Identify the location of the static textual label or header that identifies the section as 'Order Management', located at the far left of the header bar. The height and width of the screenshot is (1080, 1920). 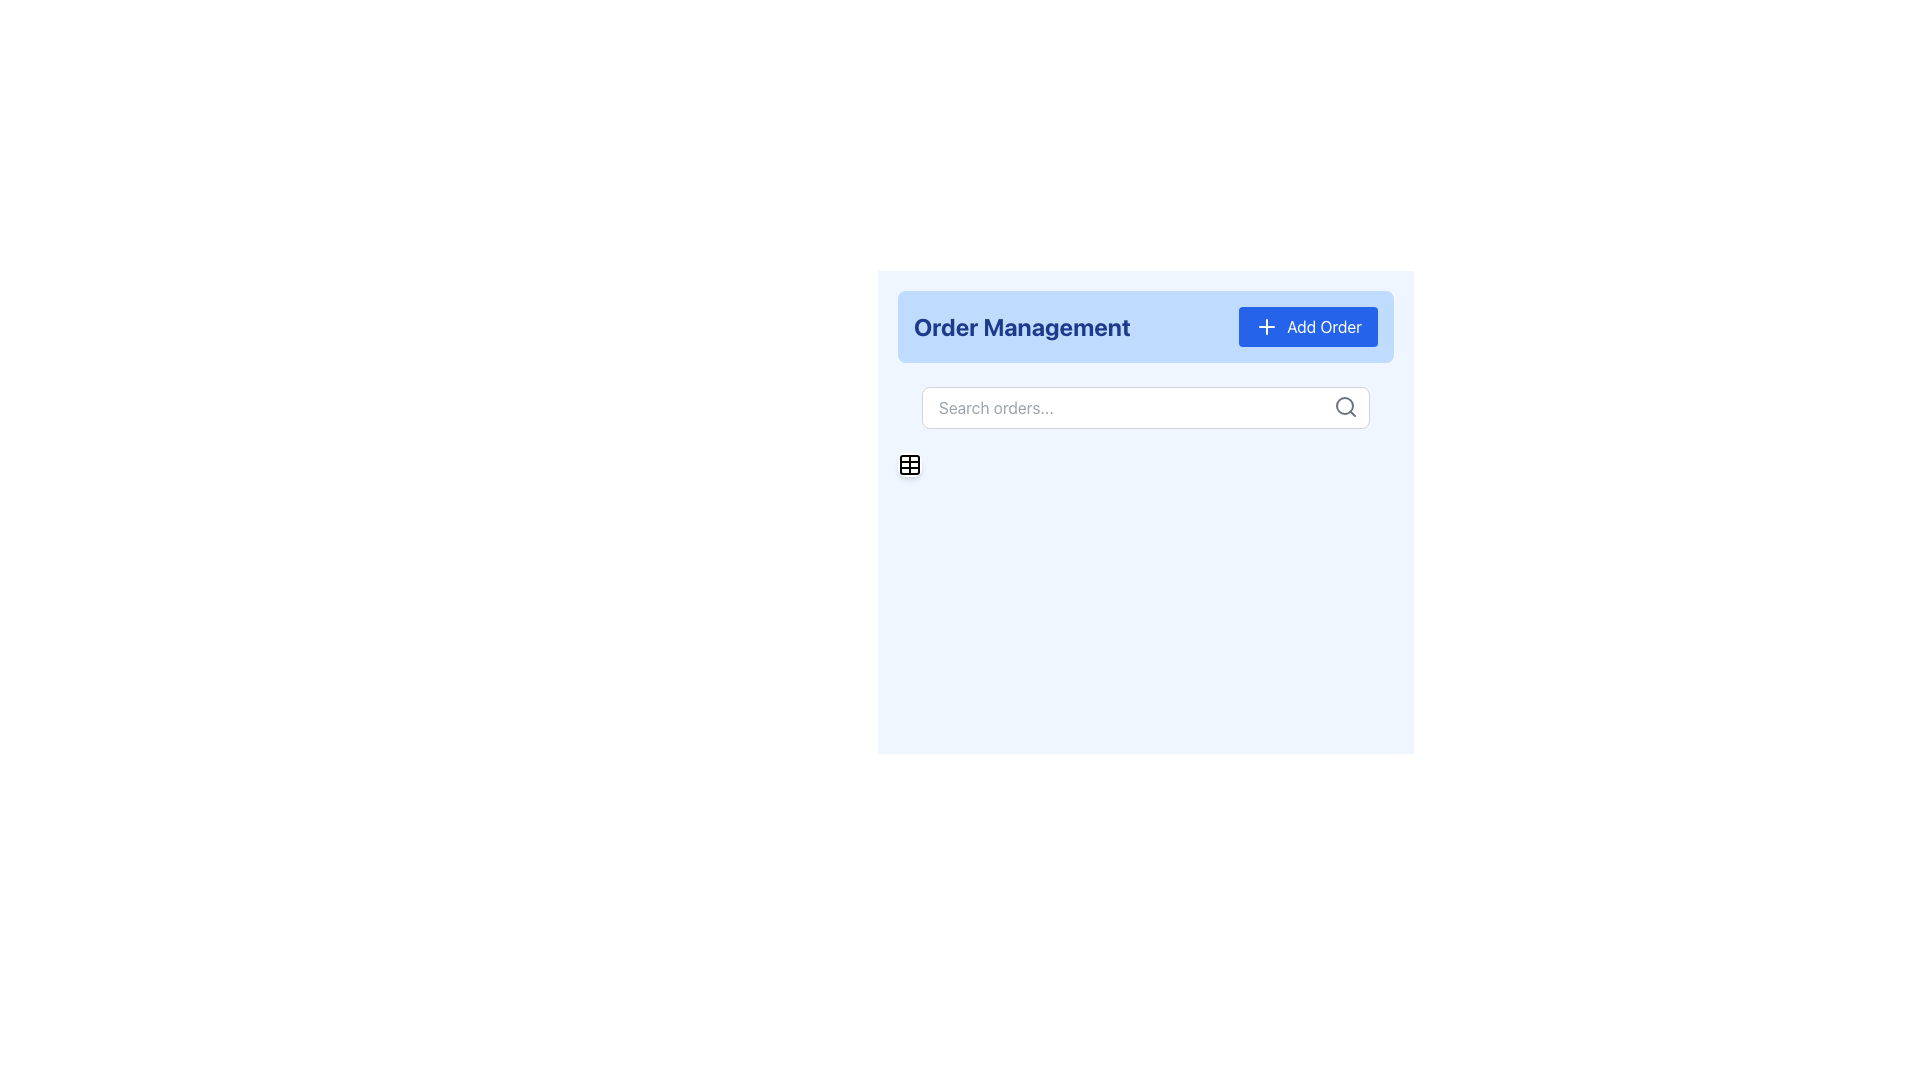
(1022, 326).